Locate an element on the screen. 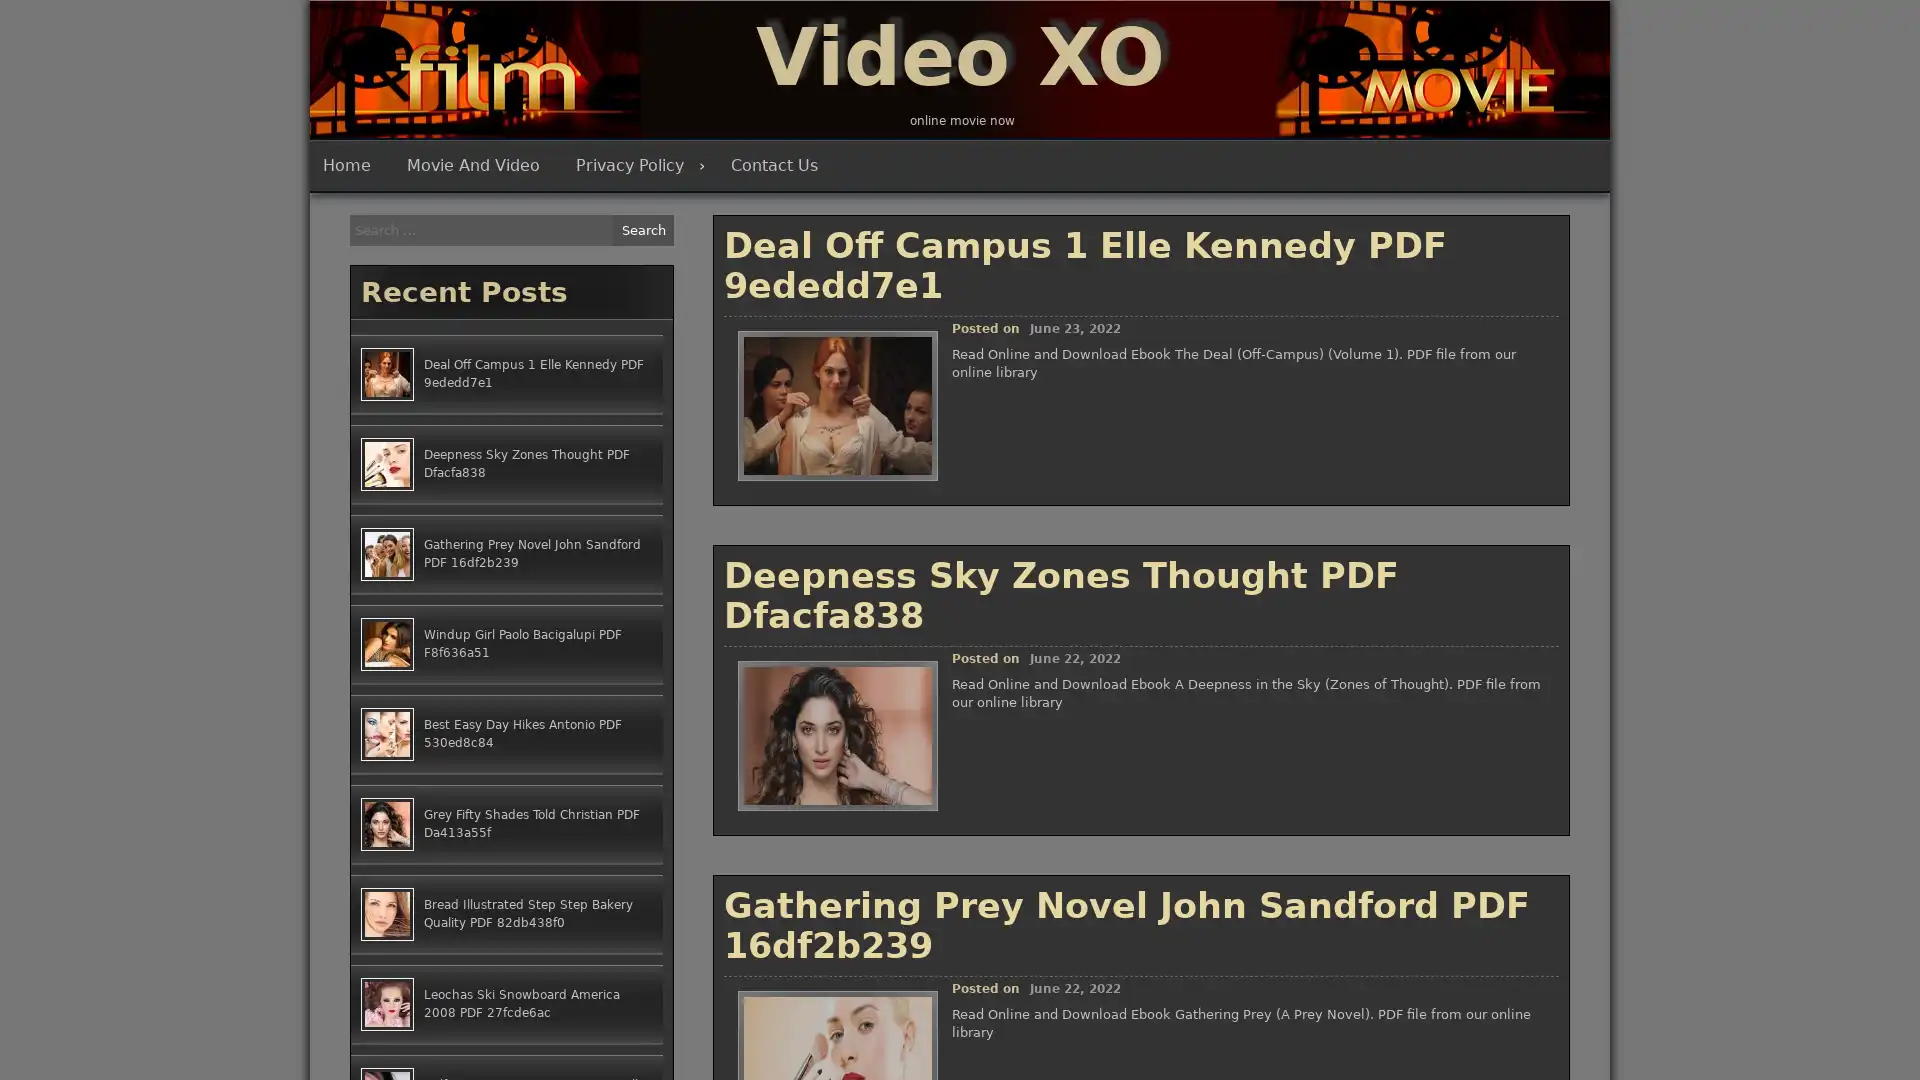  Search is located at coordinates (643, 229).